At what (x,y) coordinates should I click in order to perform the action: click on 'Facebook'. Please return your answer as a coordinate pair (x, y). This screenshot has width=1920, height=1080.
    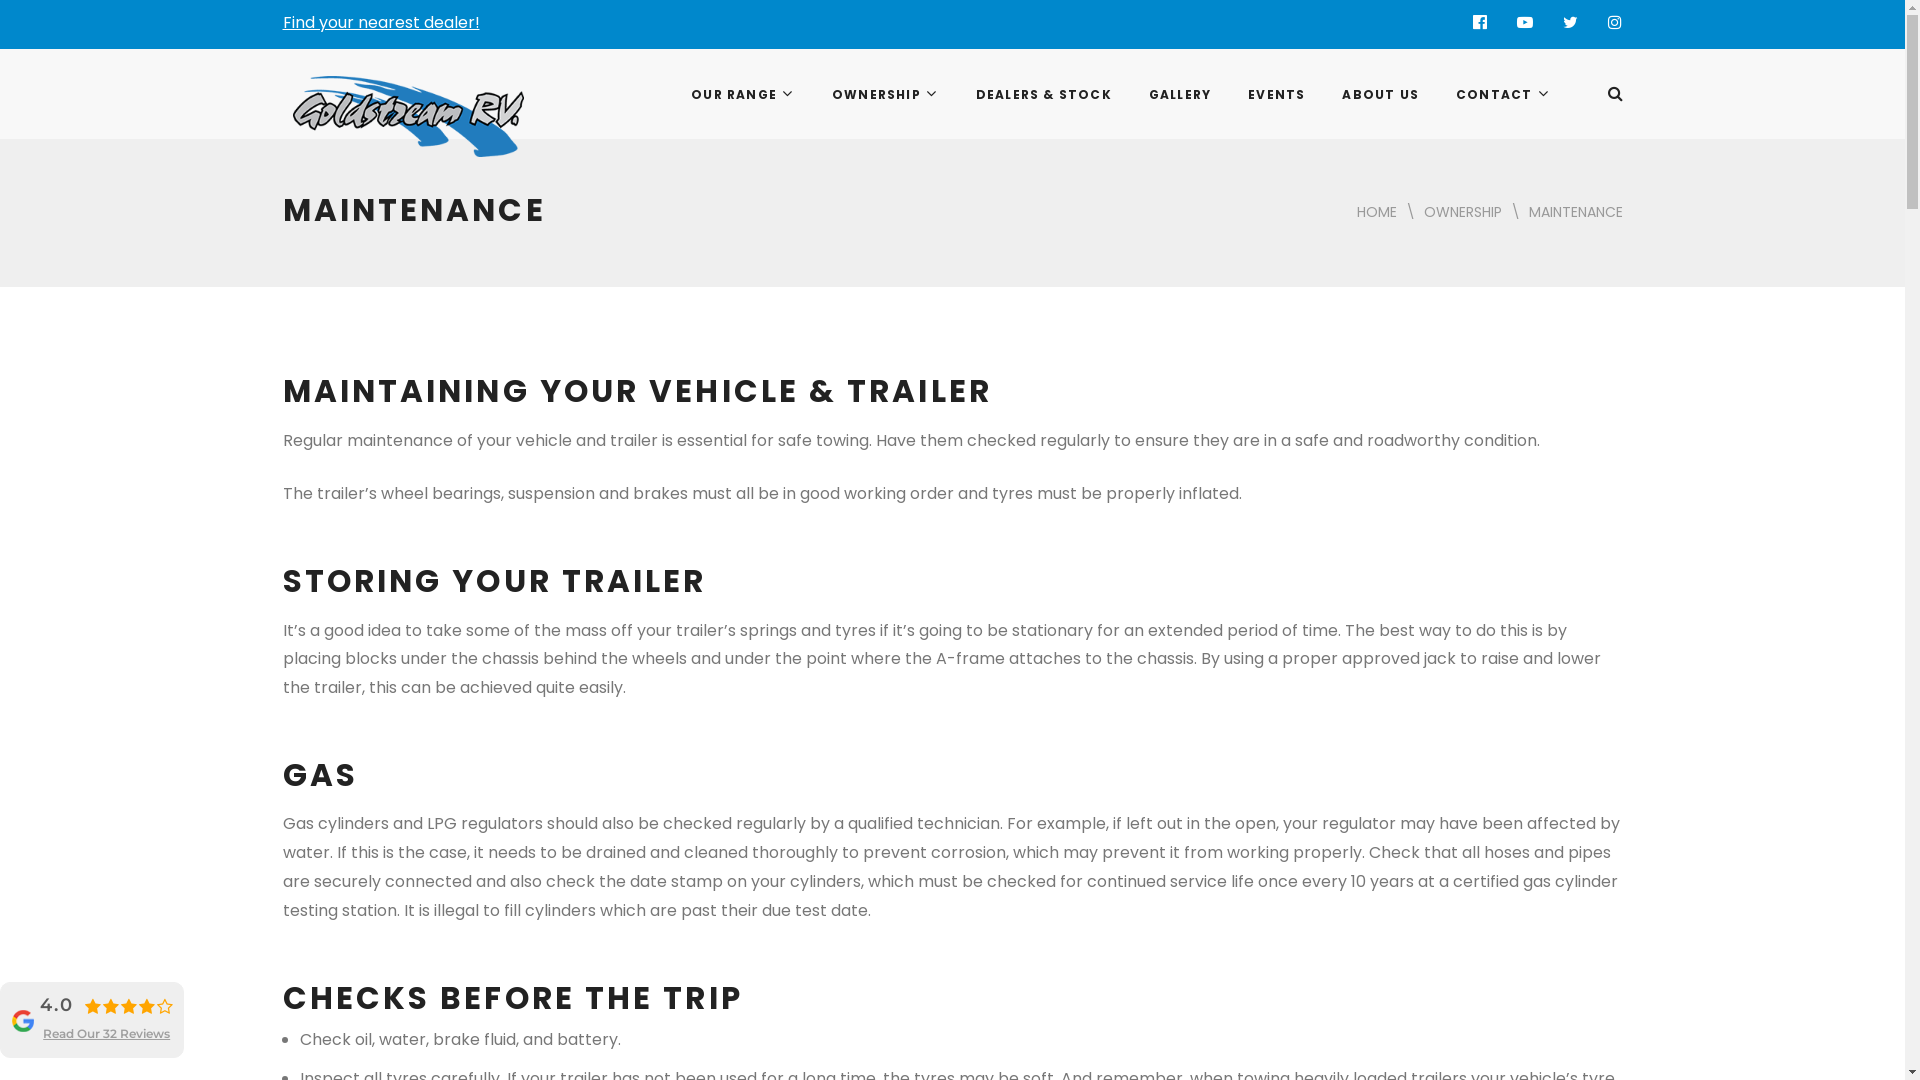
    Looking at the image, I should click on (1480, 22).